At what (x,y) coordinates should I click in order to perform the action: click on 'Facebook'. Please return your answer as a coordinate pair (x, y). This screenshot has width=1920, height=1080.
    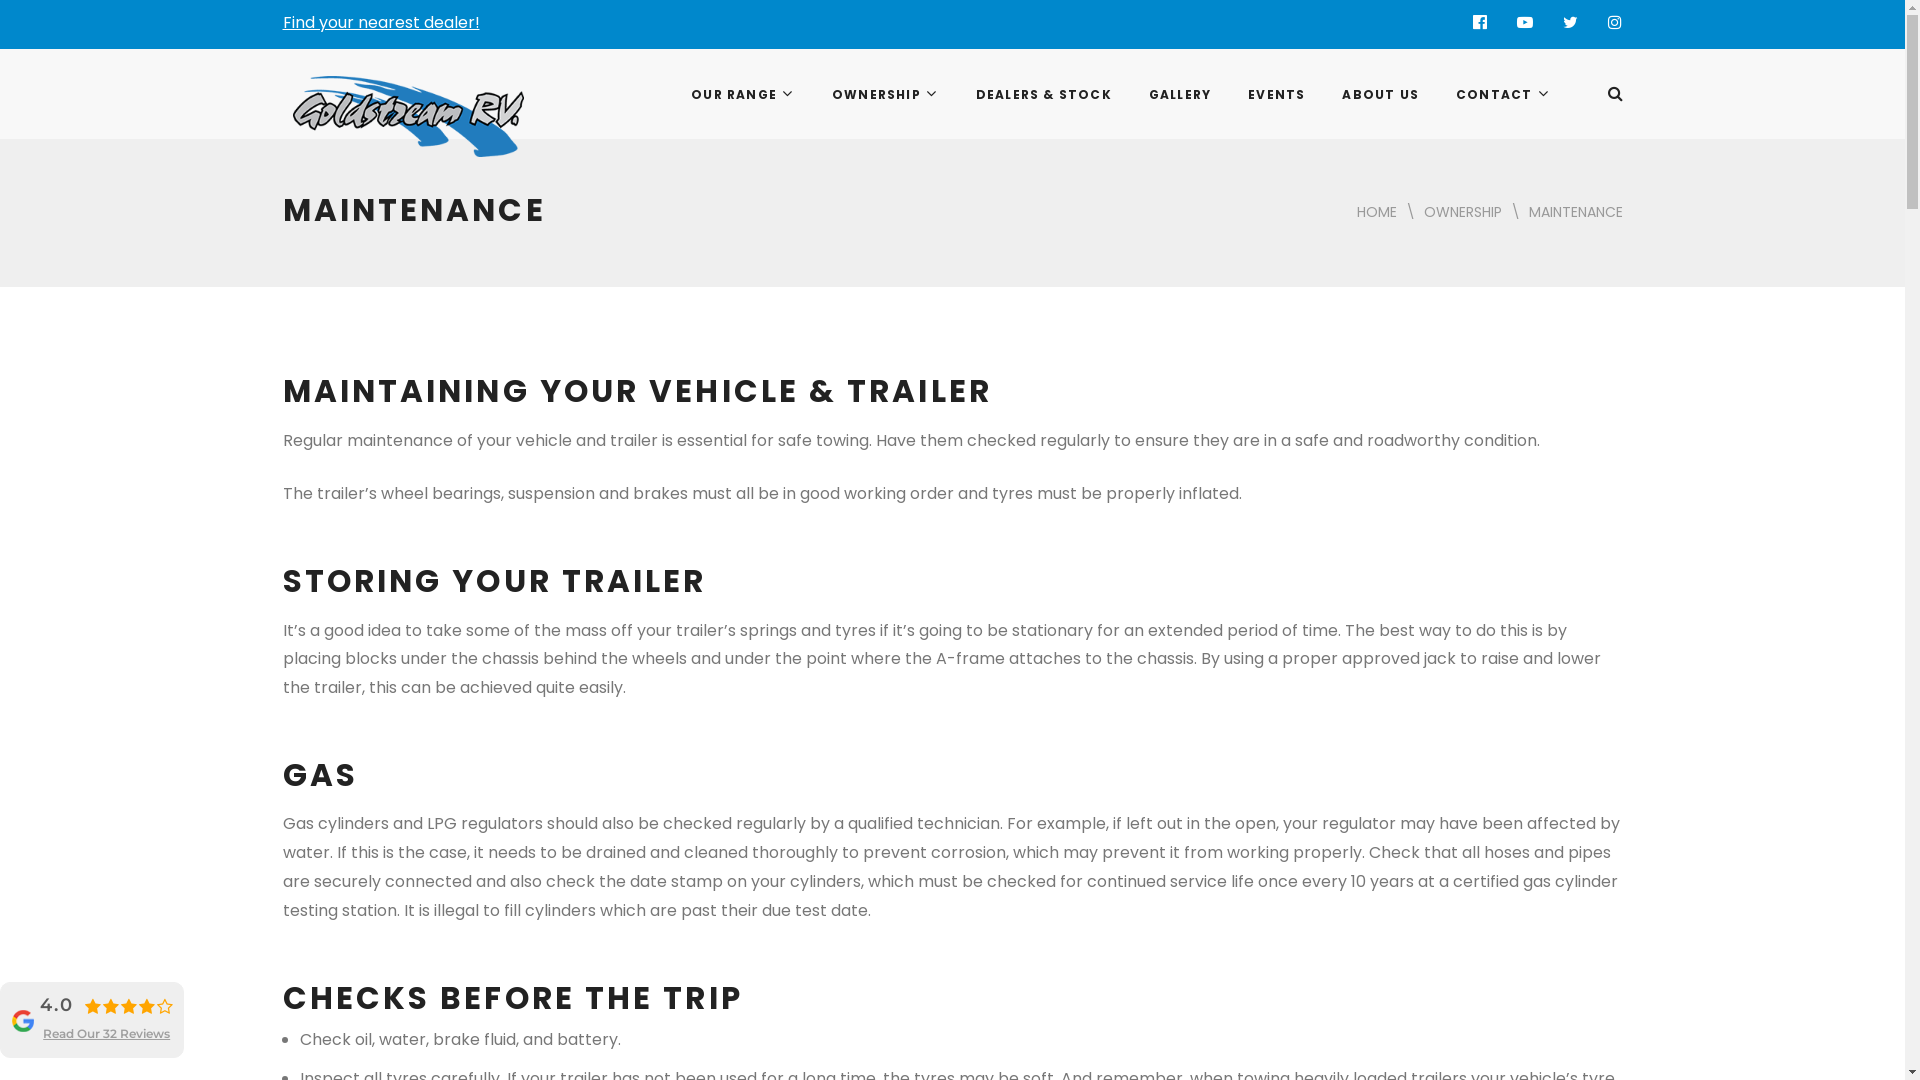
    Looking at the image, I should click on (1480, 22).